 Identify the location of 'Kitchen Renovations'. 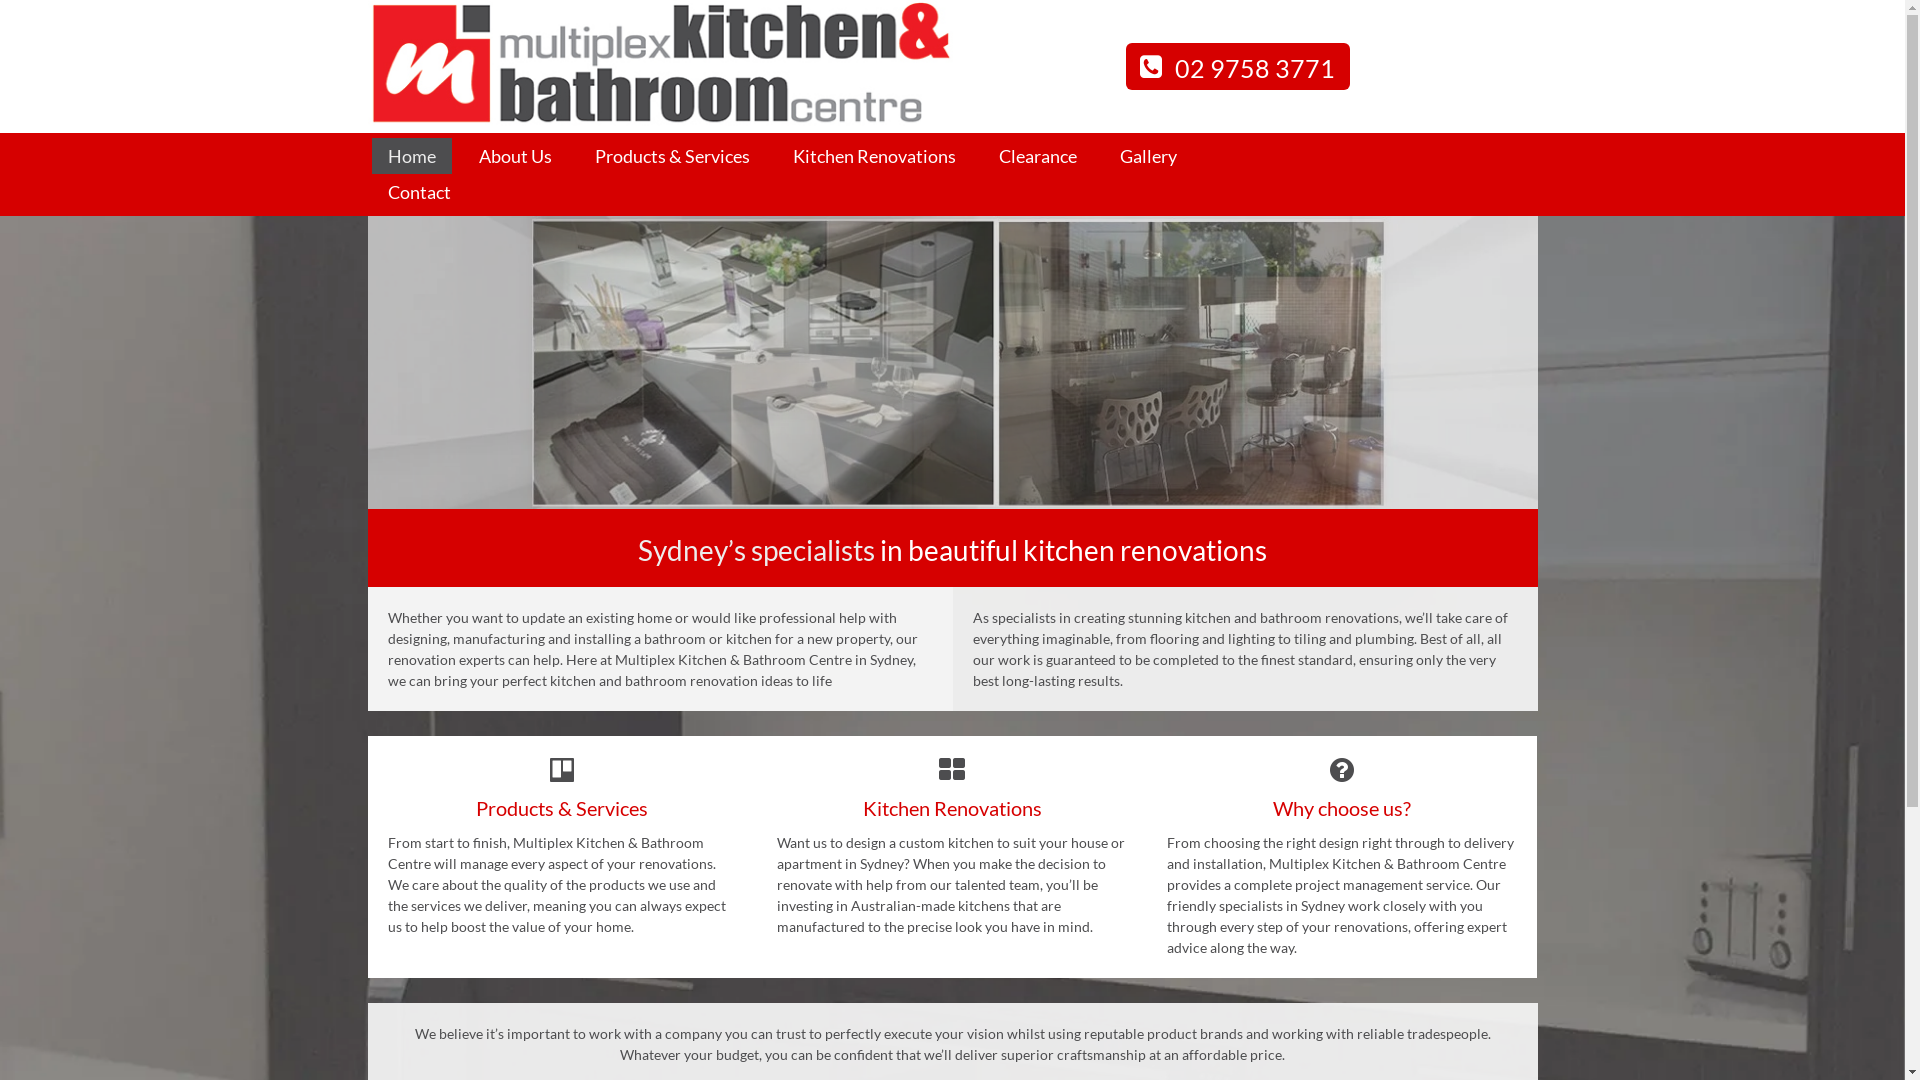
(873, 155).